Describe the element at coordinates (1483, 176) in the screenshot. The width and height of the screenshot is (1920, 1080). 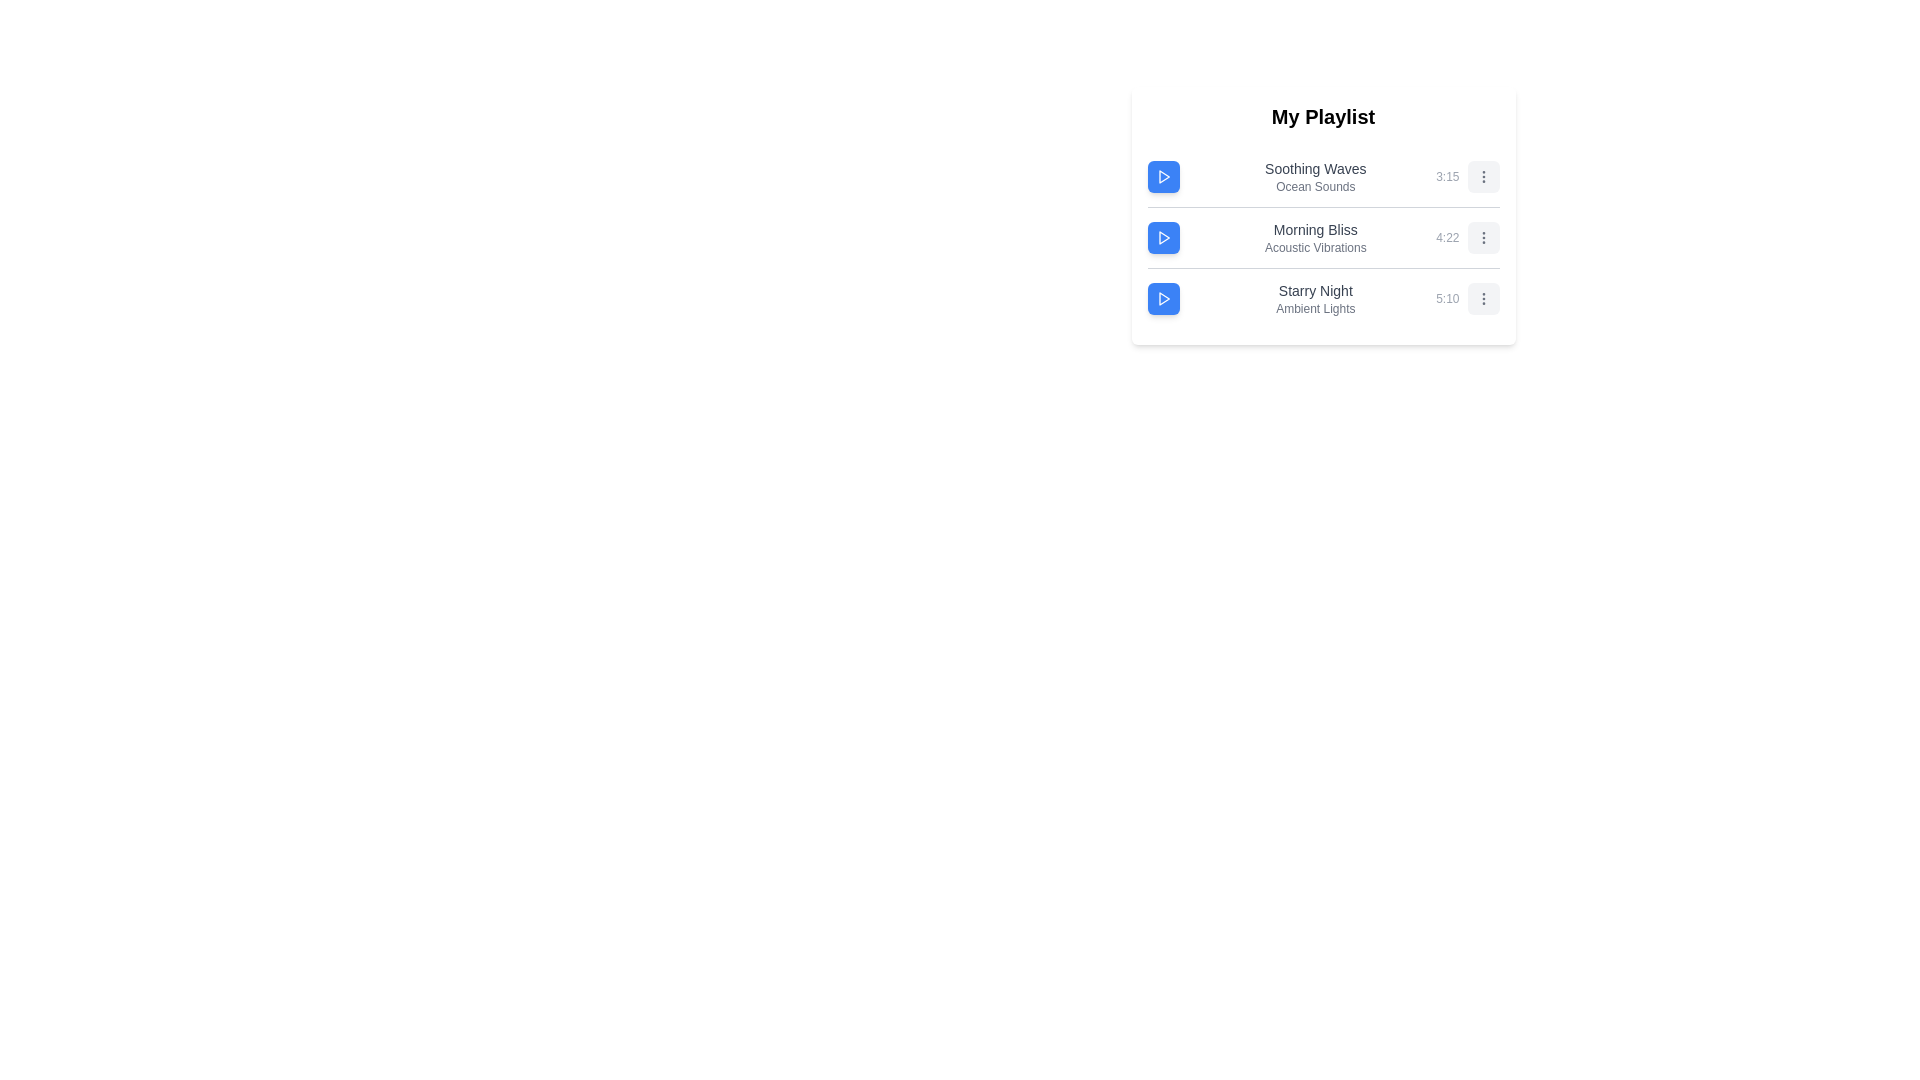
I see `the options button (three vertically aligned dots) located on the right side of the first row of the 'Soothing Waves - Ocean Sounds' playlist` at that location.